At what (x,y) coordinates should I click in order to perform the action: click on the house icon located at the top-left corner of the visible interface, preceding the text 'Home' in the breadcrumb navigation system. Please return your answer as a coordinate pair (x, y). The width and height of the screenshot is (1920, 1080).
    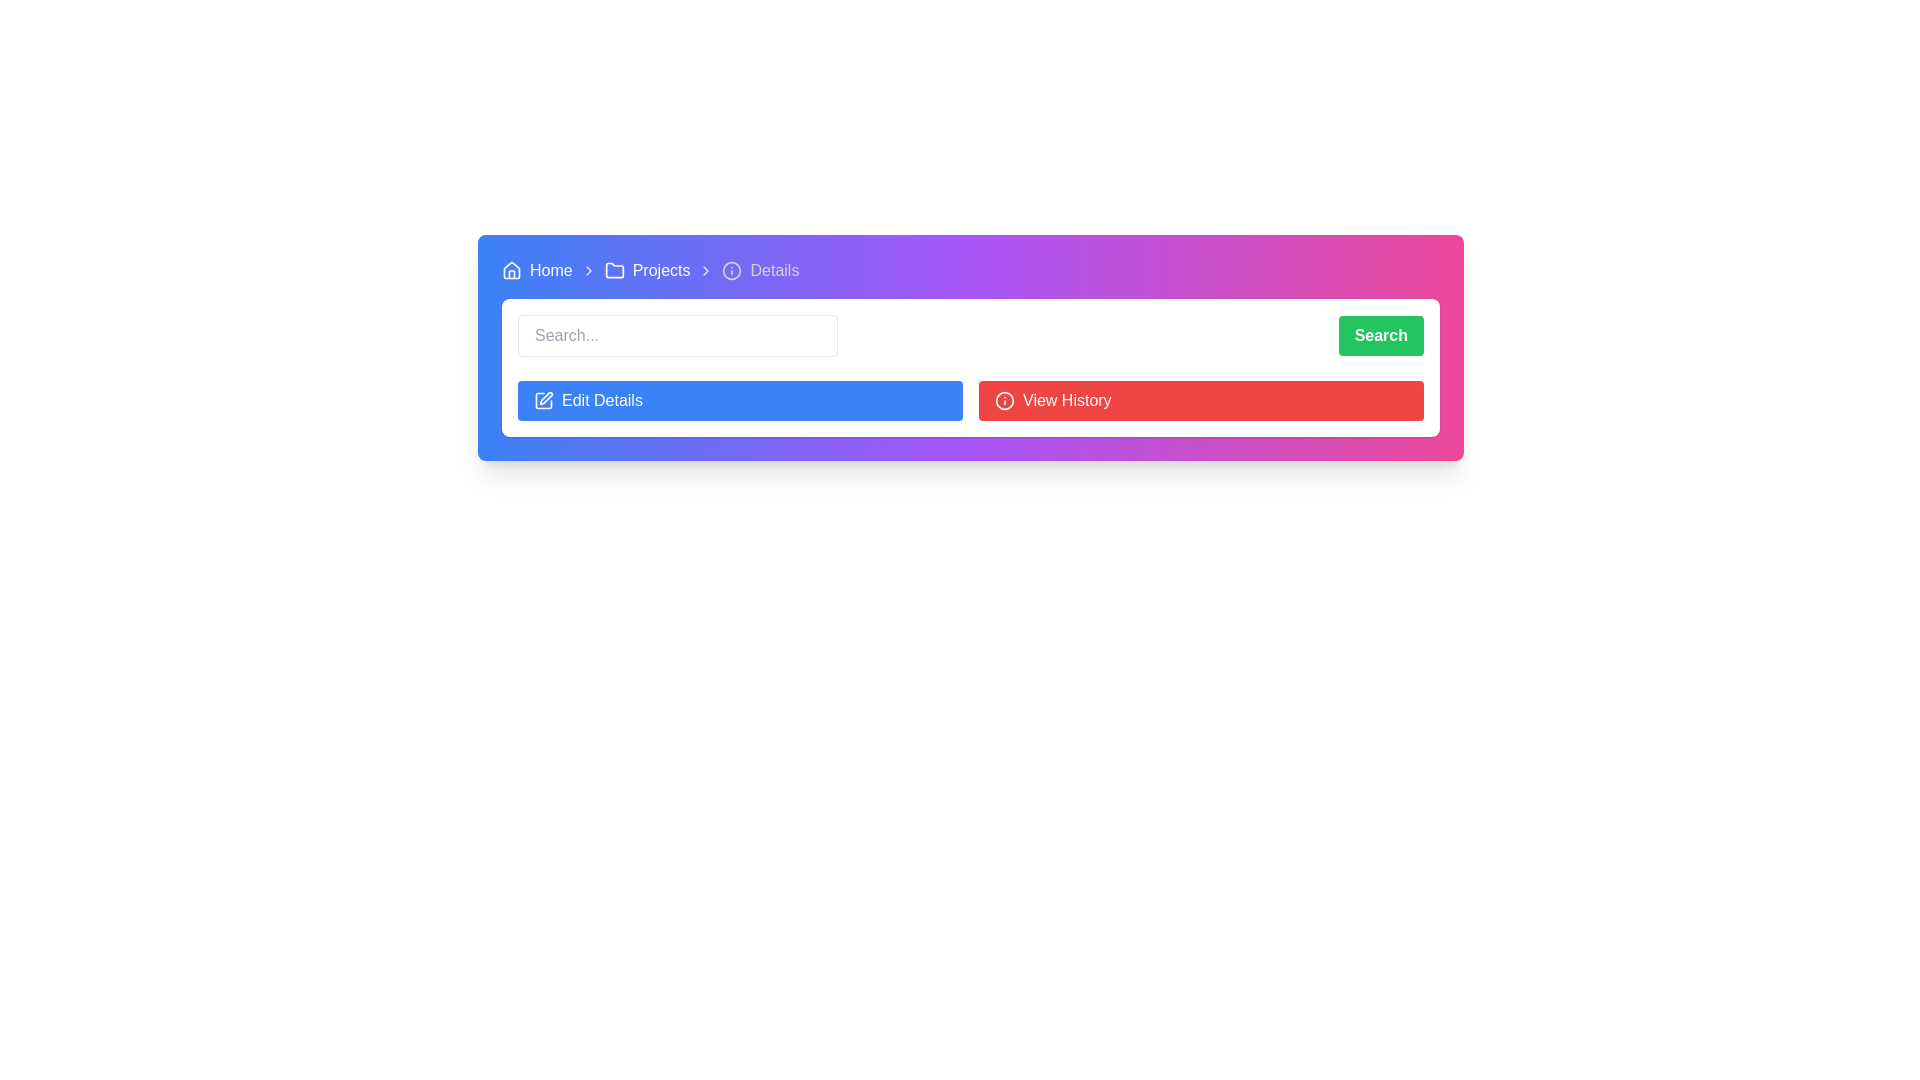
    Looking at the image, I should click on (512, 270).